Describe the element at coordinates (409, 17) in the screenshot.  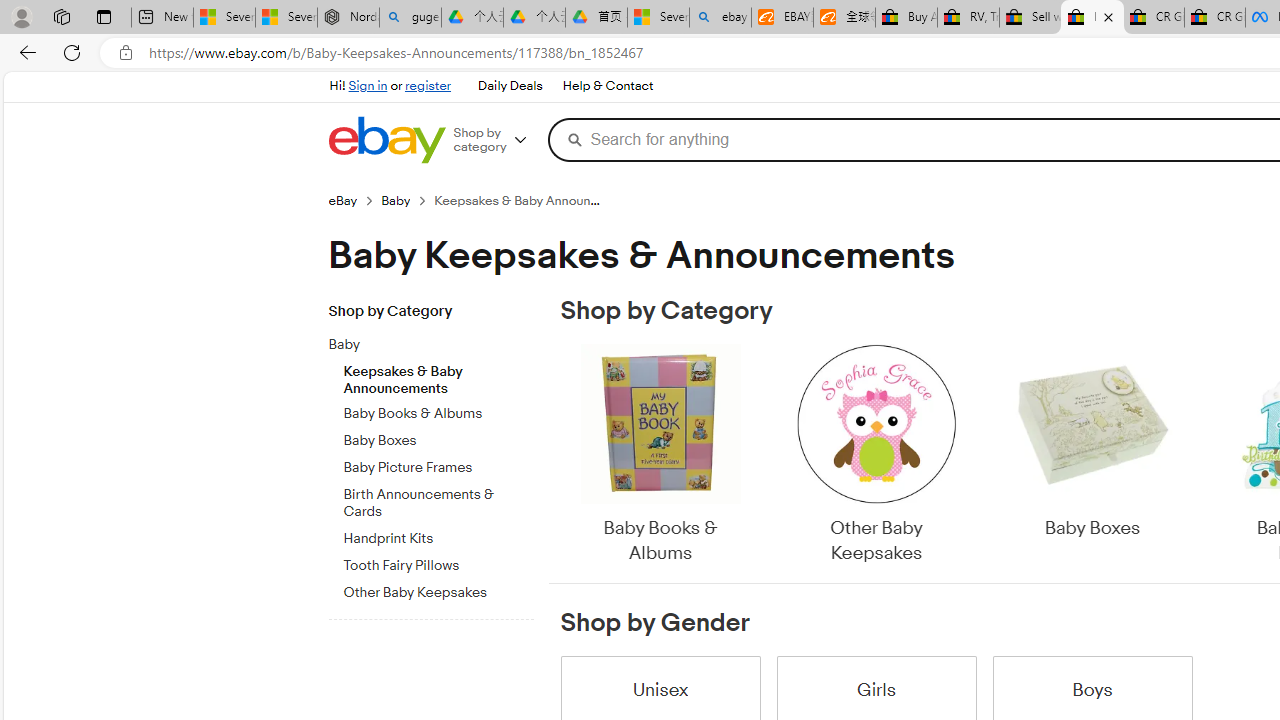
I see `'guge yunpan - Search'` at that location.